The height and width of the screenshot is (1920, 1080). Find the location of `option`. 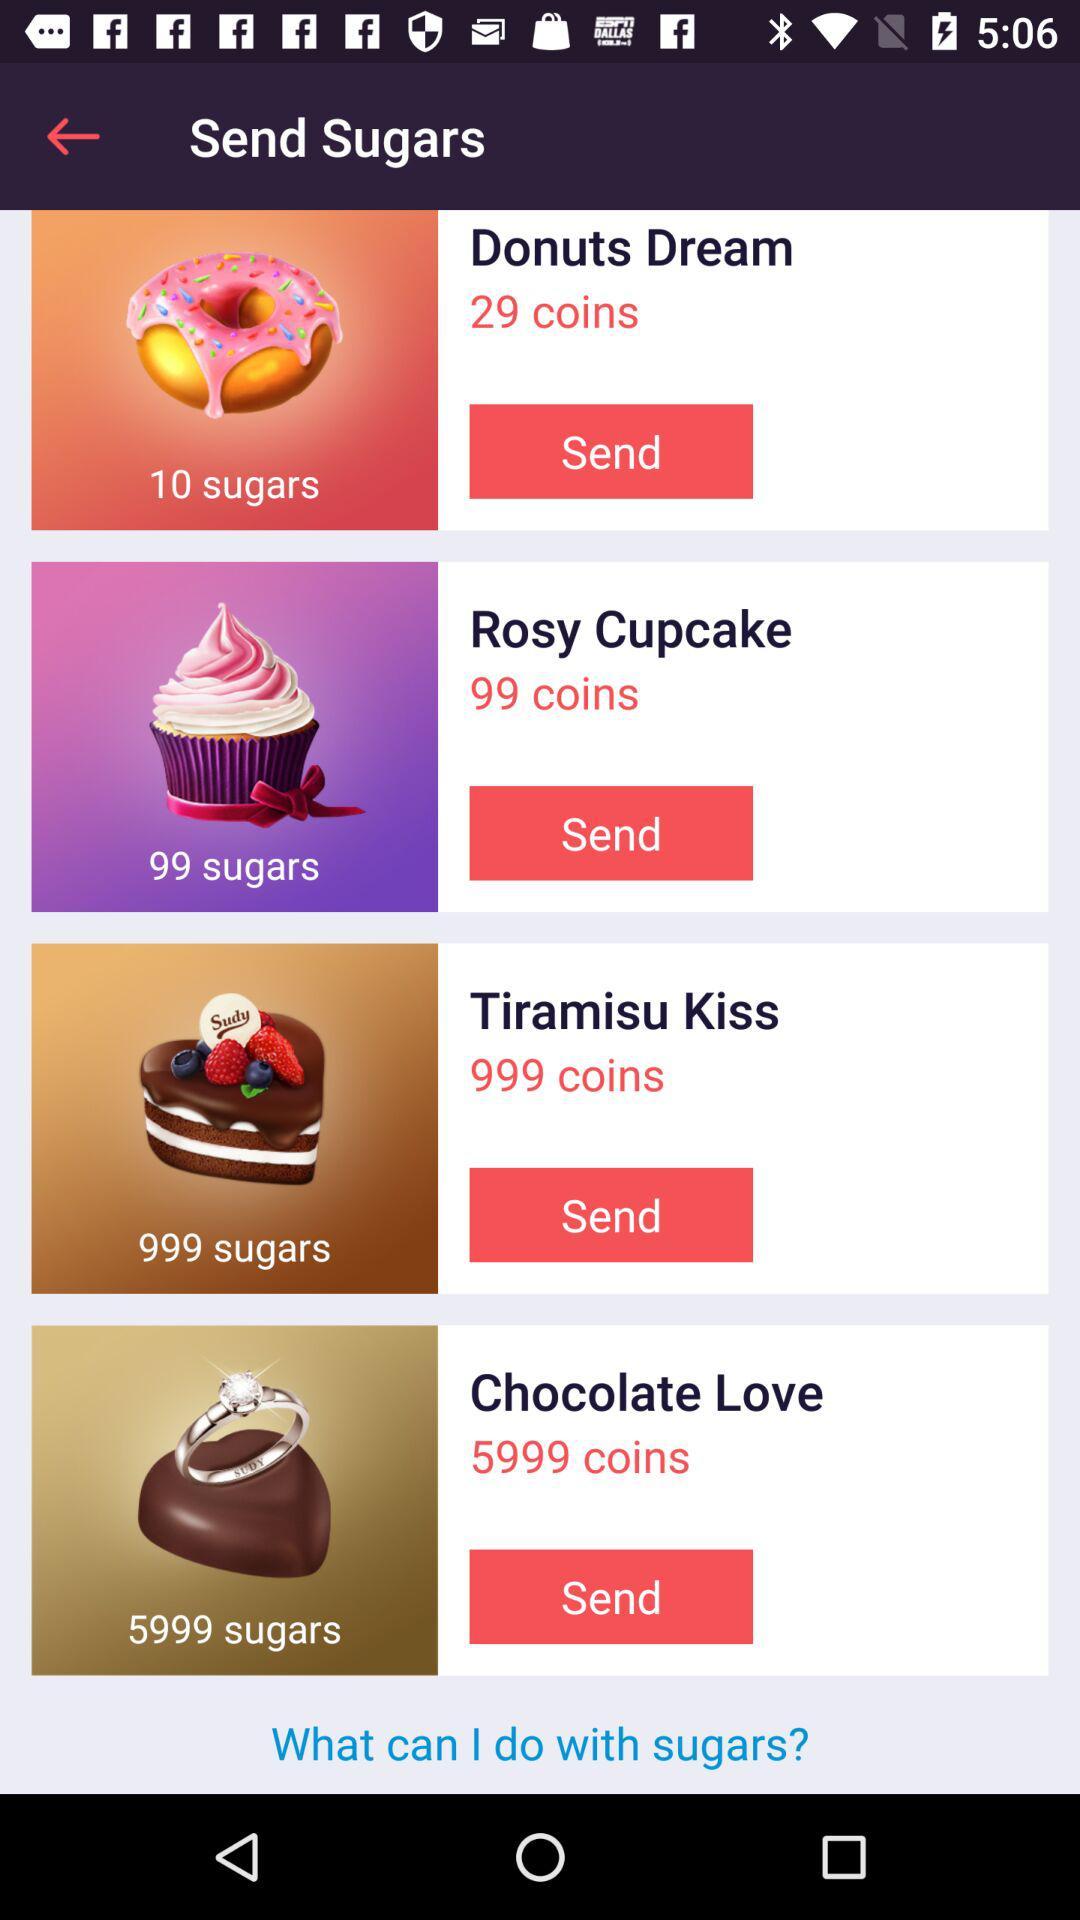

option is located at coordinates (233, 1117).